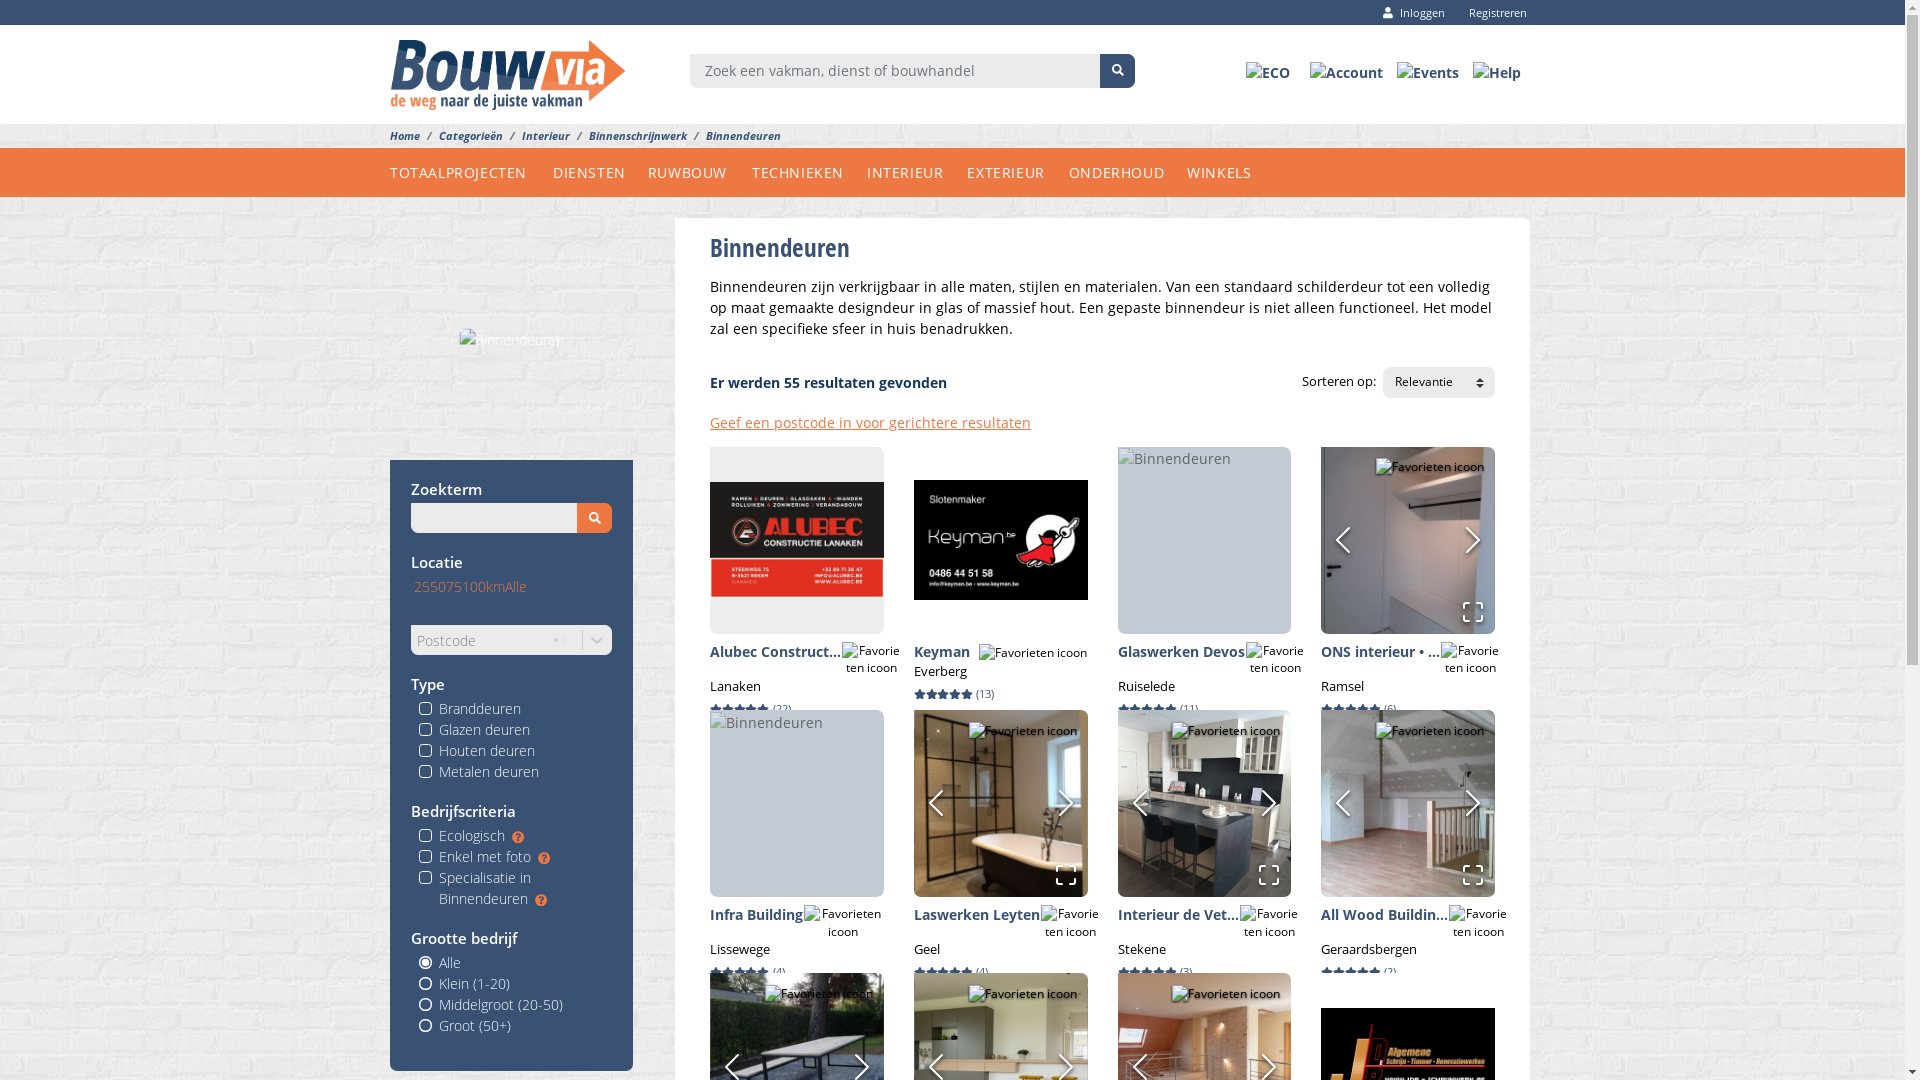 This screenshot has height=1080, width=1920. Describe the element at coordinates (809, 171) in the screenshot. I see `'TECHNIEKEN'` at that location.